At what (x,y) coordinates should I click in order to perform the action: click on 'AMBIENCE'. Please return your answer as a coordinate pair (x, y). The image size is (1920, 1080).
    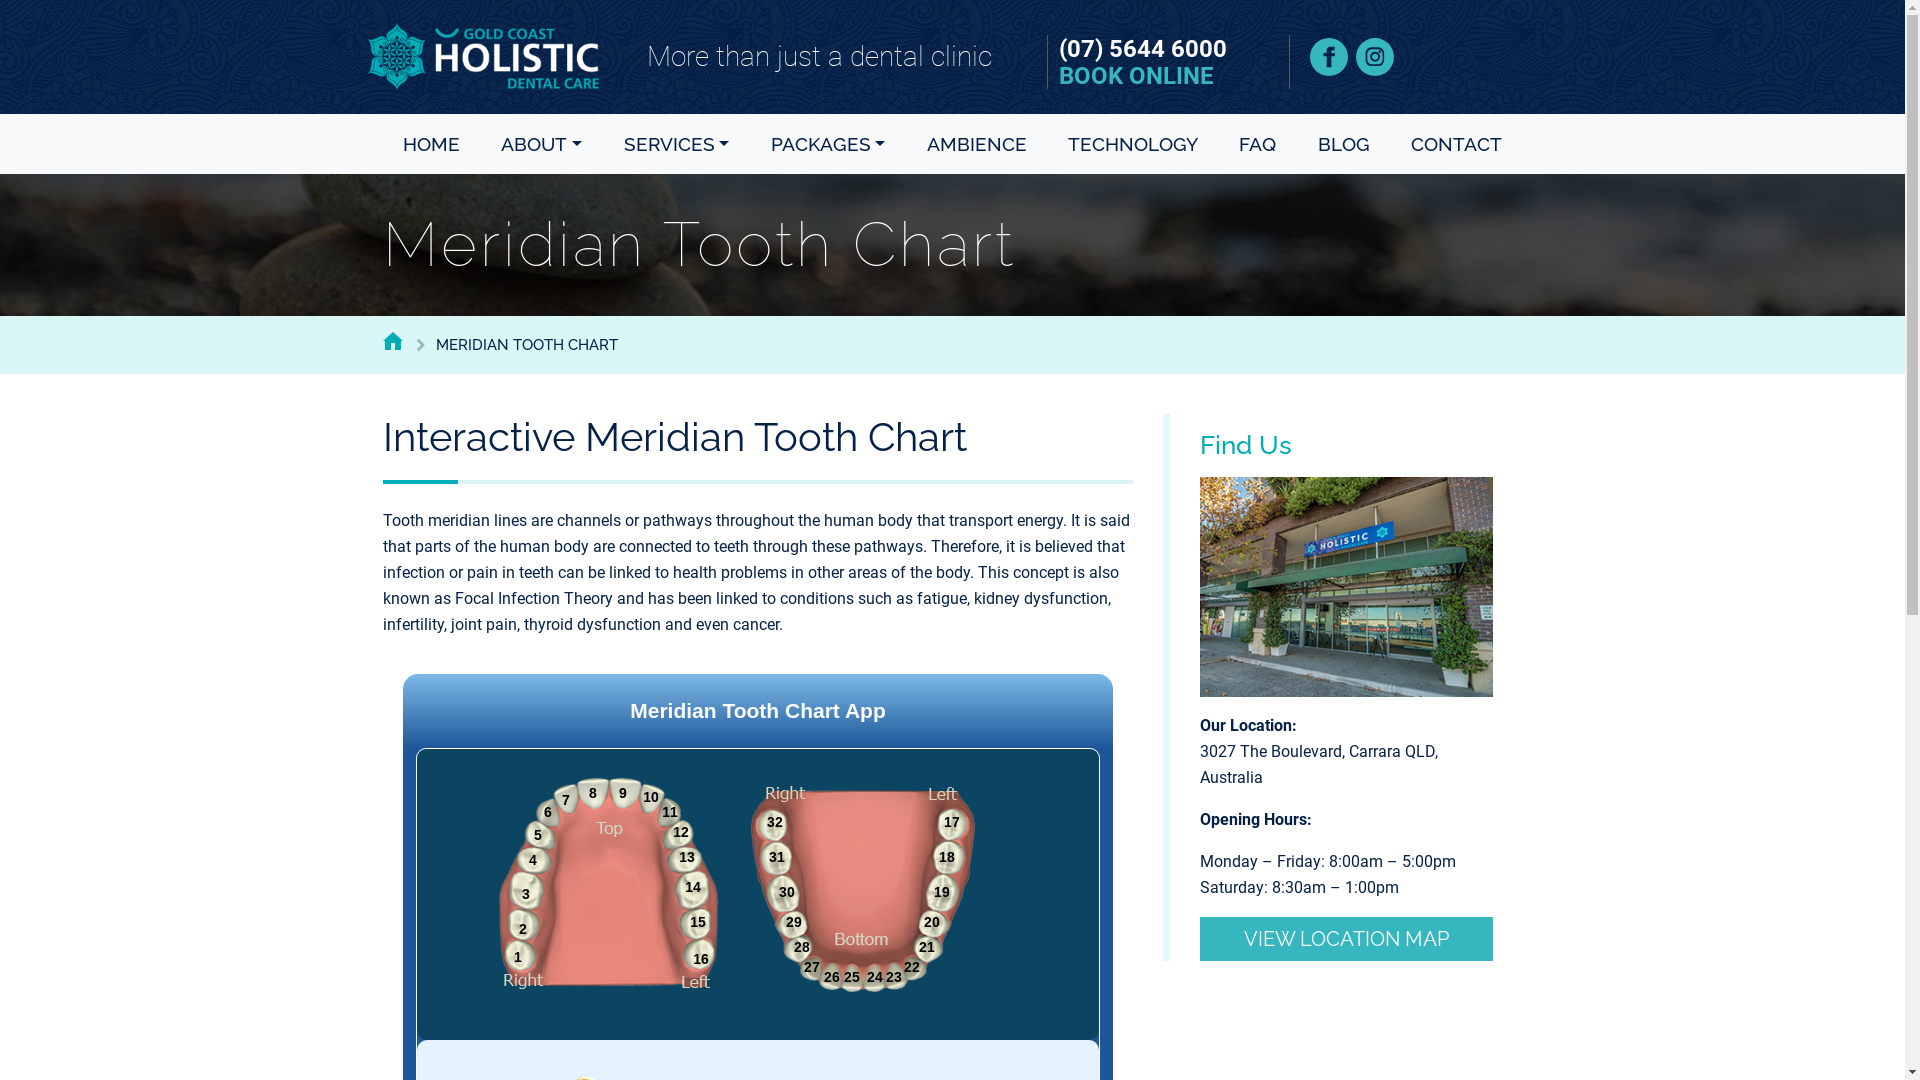
    Looking at the image, I should click on (977, 143).